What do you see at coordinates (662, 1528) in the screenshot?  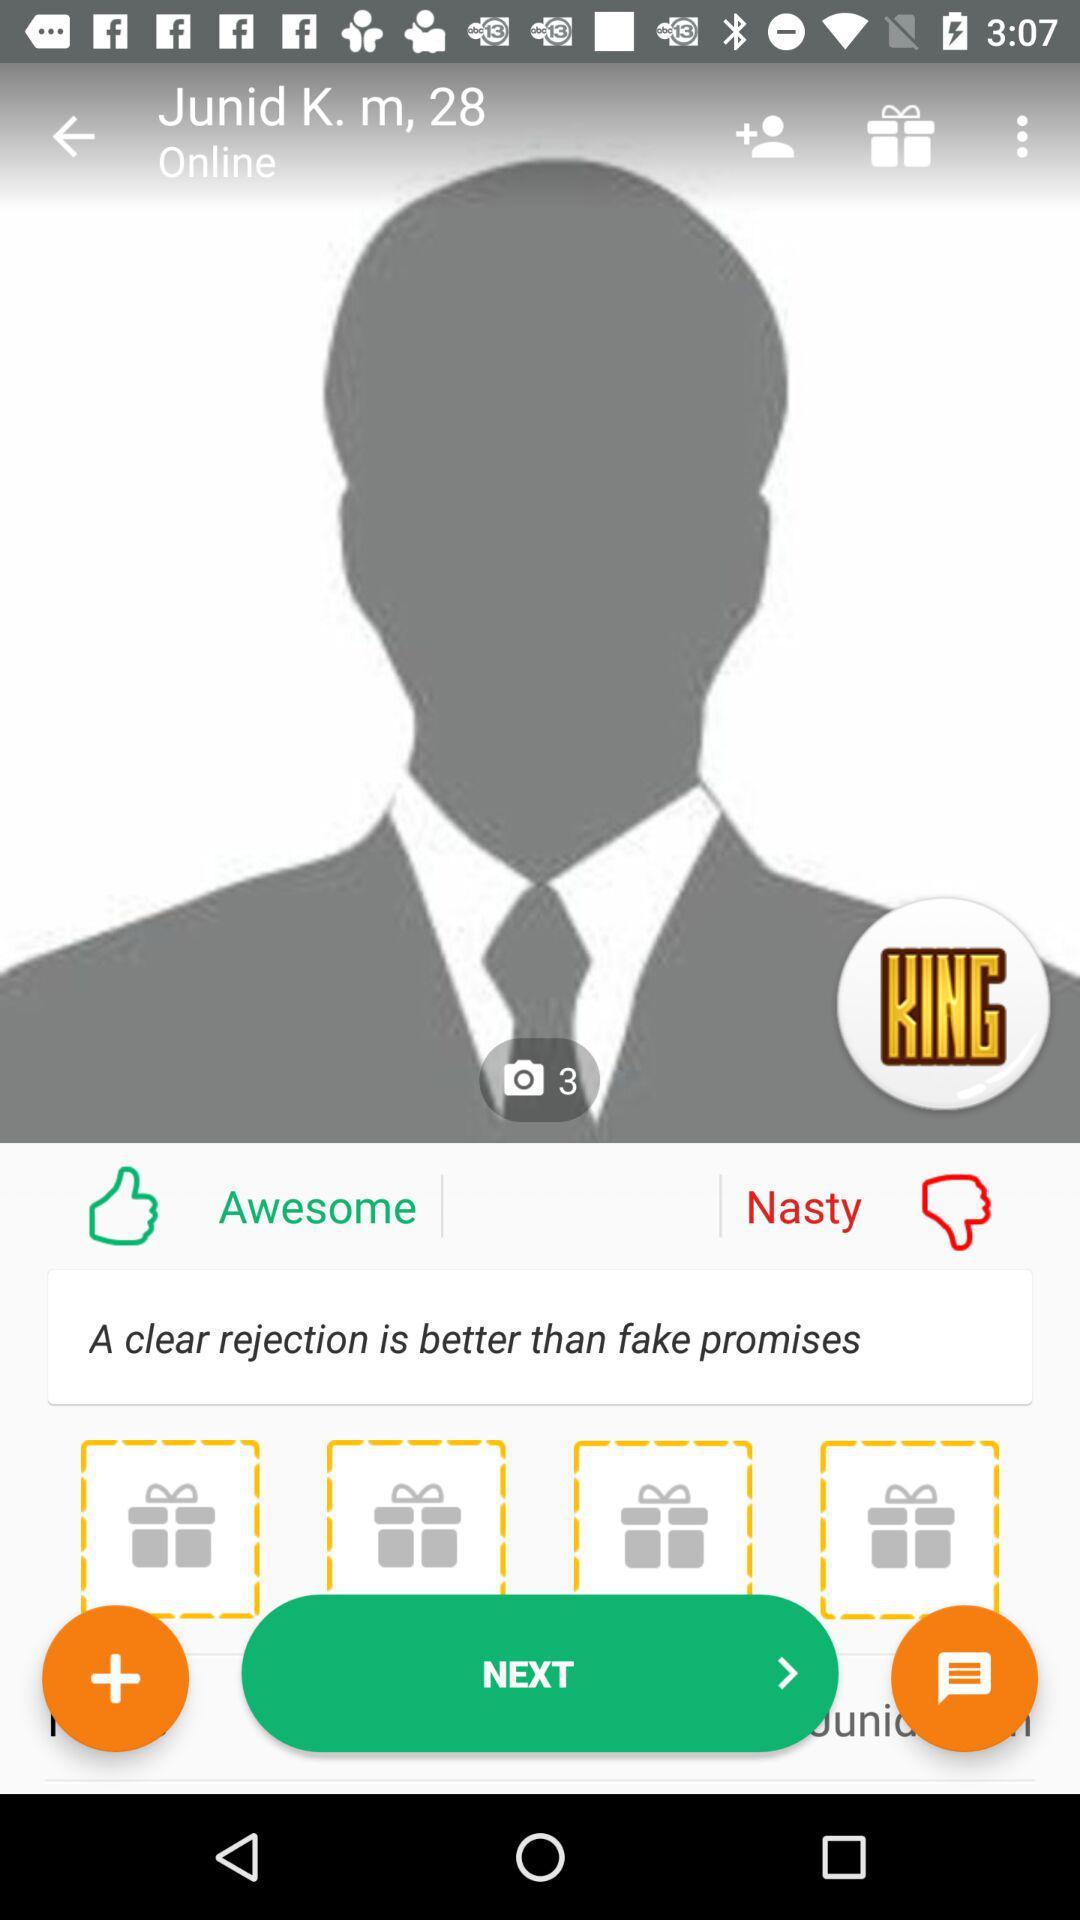 I see `profile gifts received` at bounding box center [662, 1528].